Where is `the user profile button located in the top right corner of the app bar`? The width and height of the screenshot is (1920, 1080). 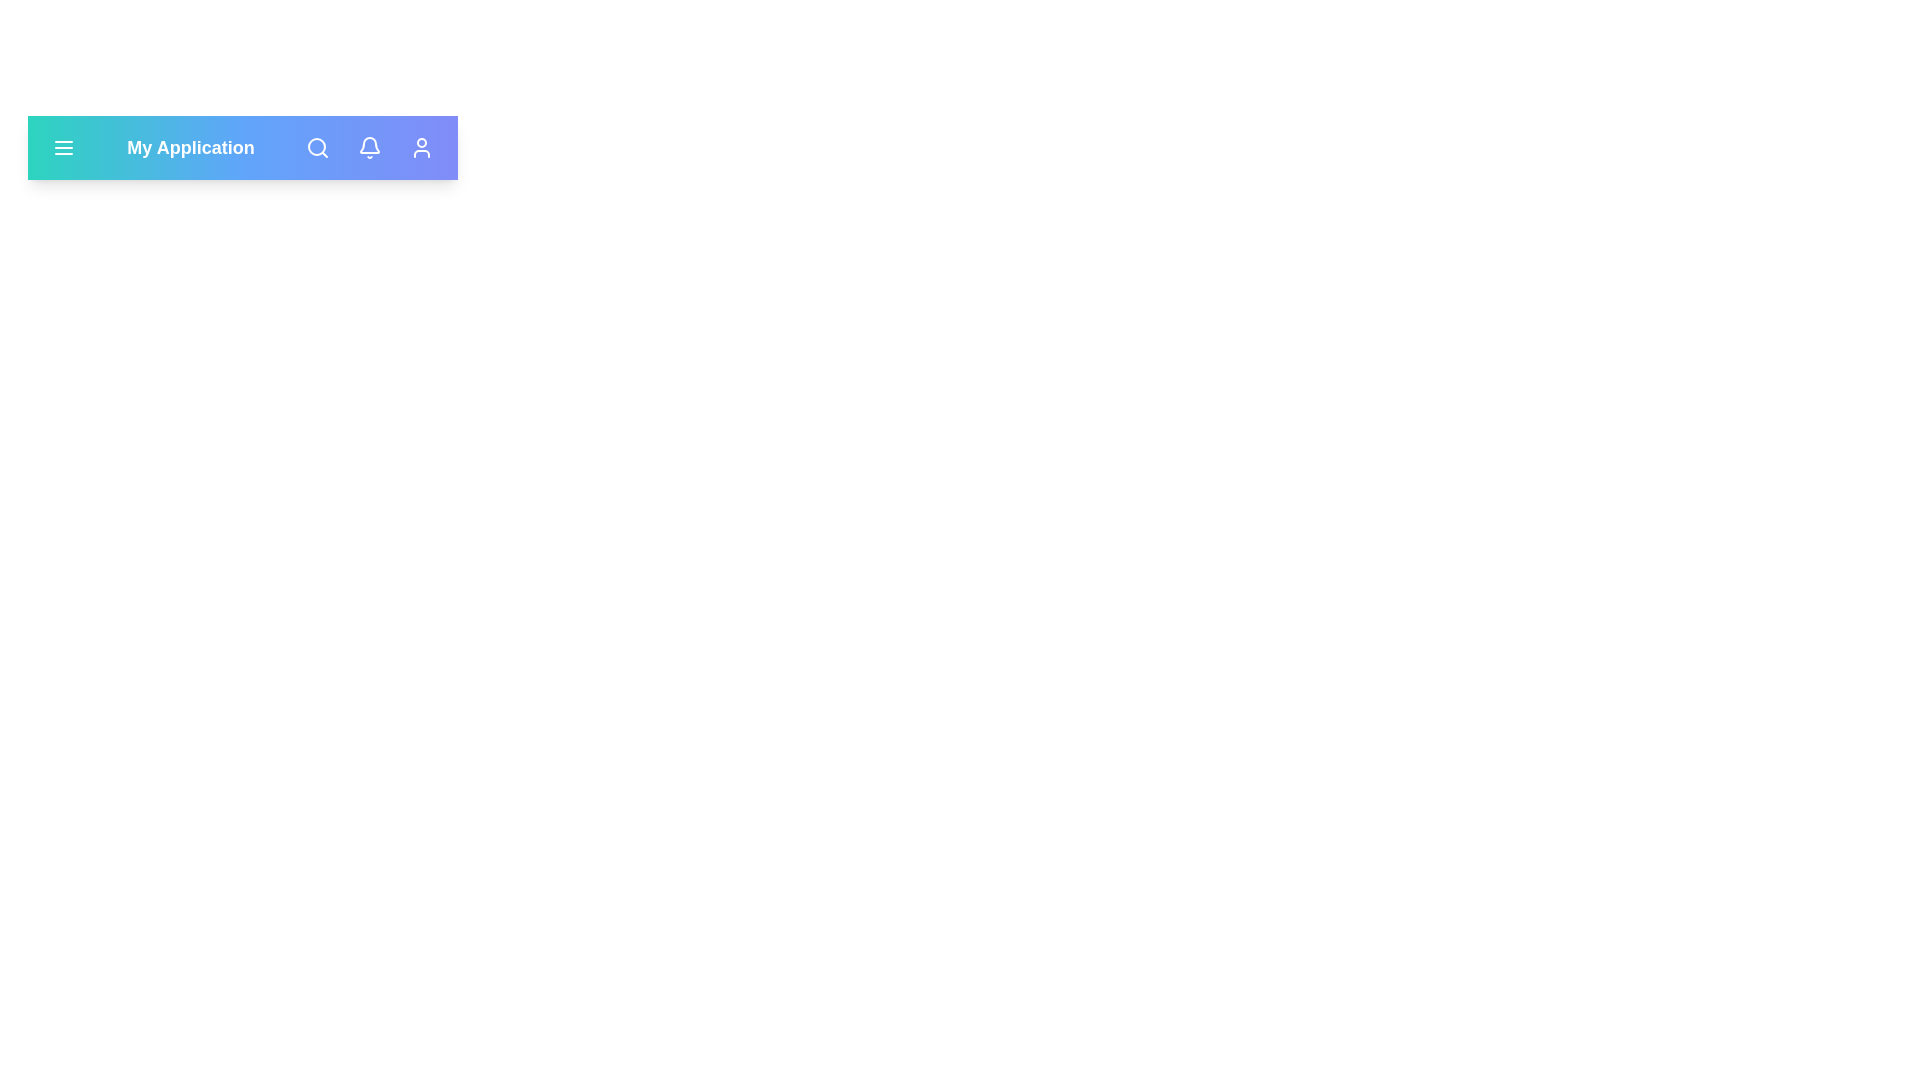 the user profile button located in the top right corner of the app bar is located at coordinates (421, 146).